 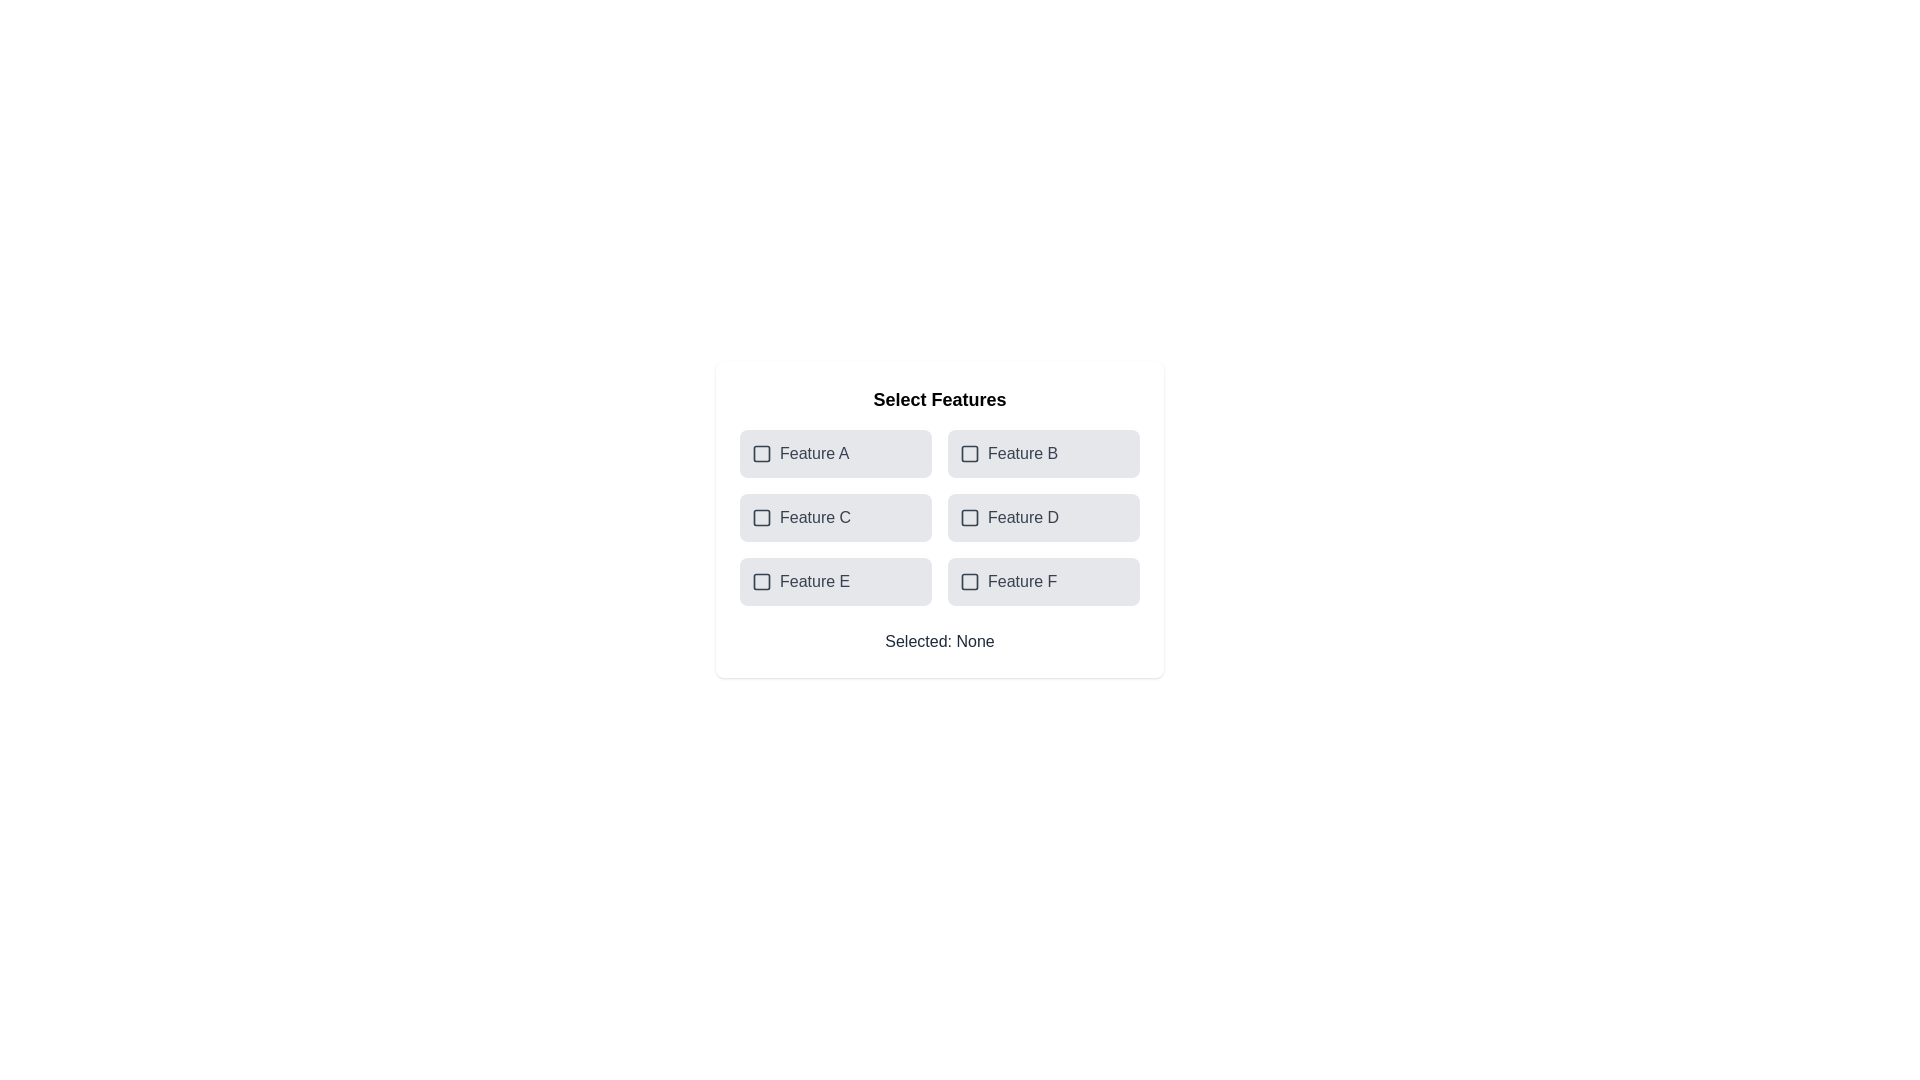 I want to click on the Checkbox element for 'Feature D' to provide visual feedback, so click(x=969, y=516).